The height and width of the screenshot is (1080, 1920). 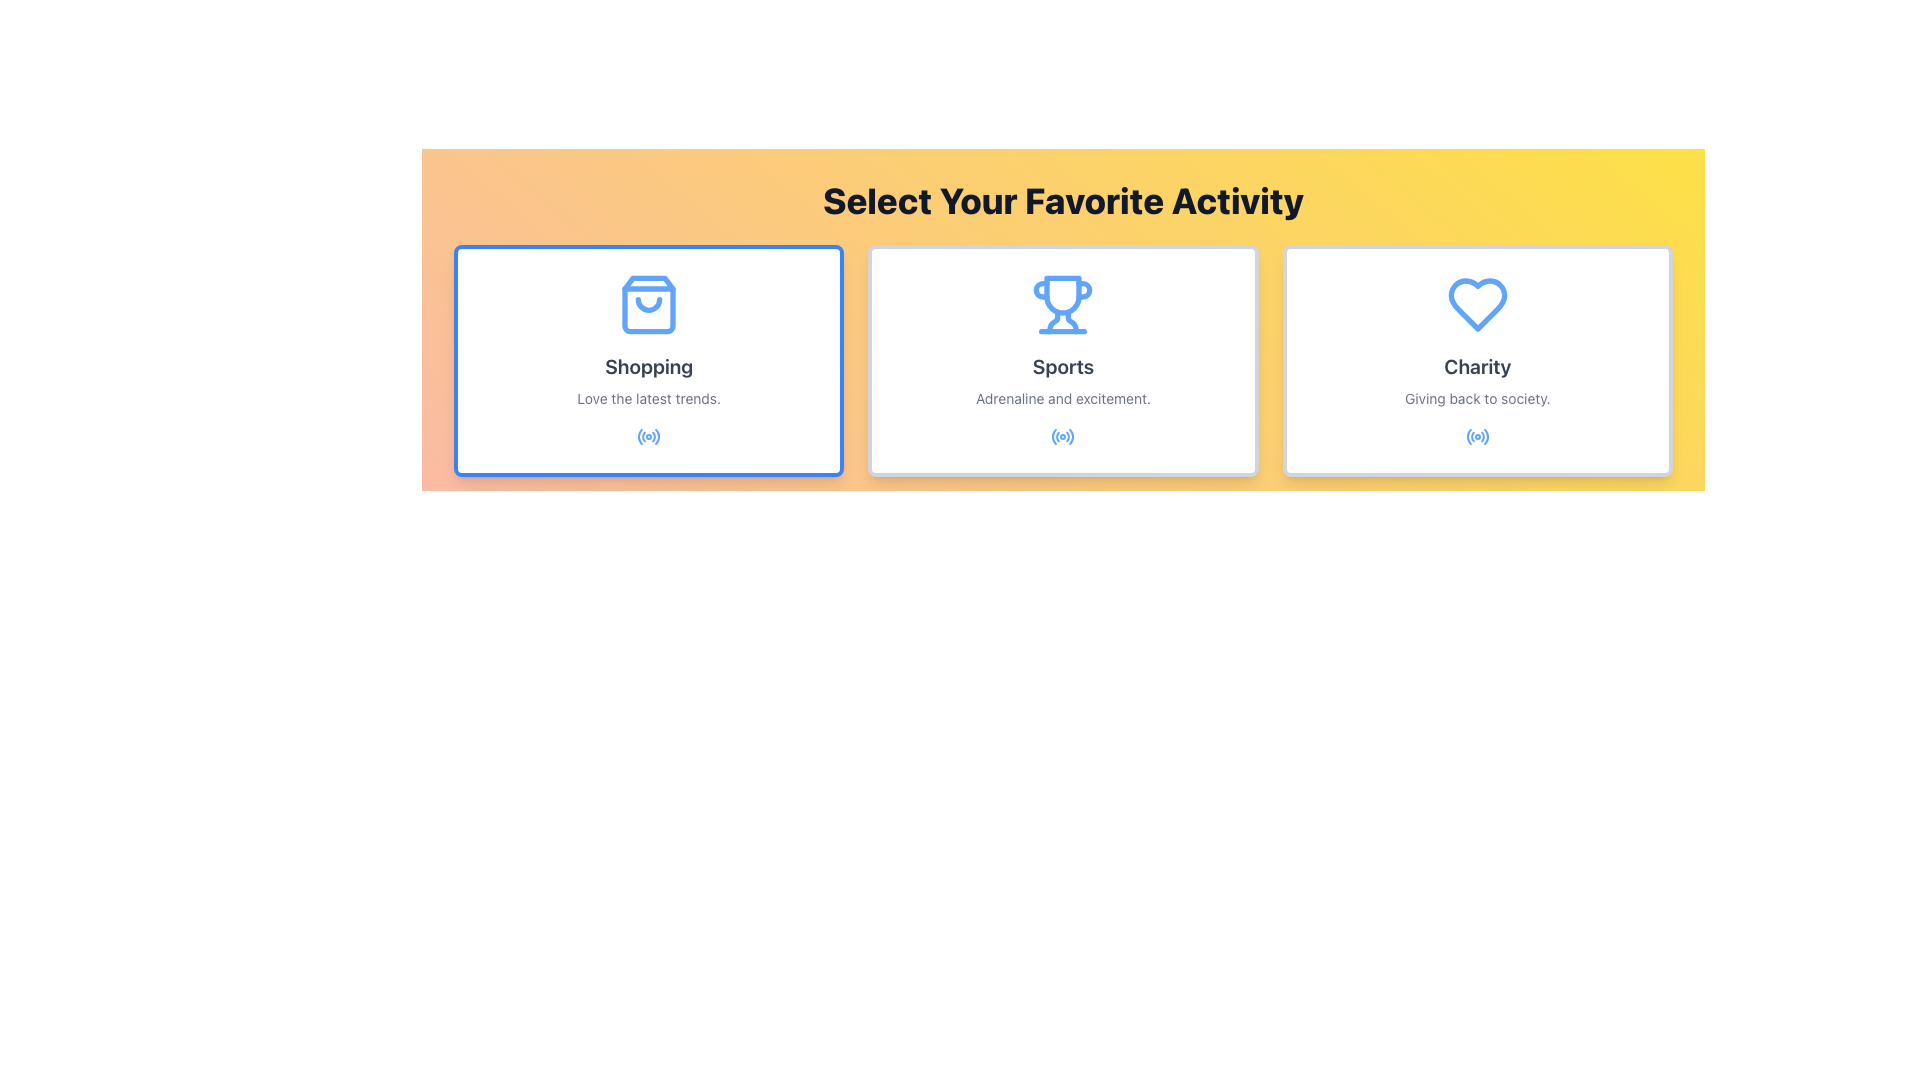 I want to click on the circular radio icon with blue lines located below the 'Shopping' text in the 'Shopping' card, so click(x=649, y=435).